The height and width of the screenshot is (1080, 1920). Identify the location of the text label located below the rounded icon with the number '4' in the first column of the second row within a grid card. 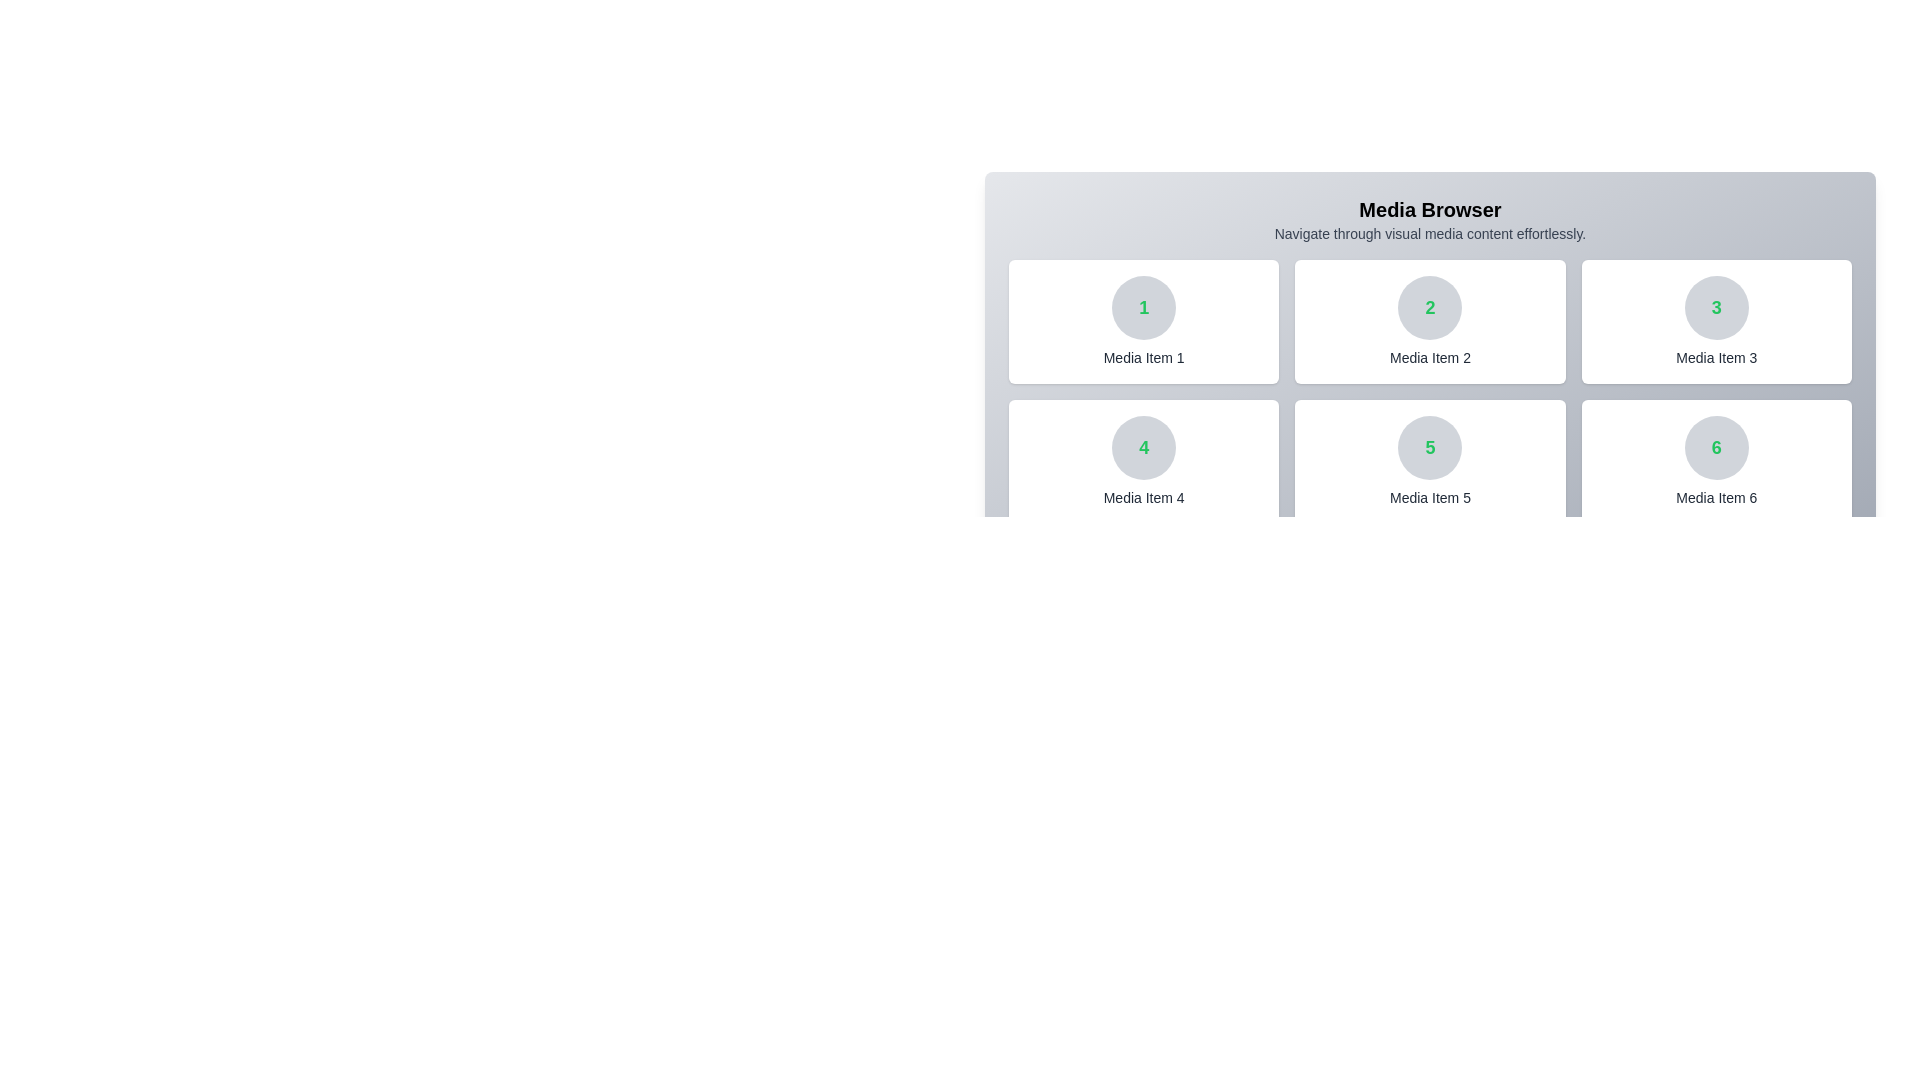
(1144, 496).